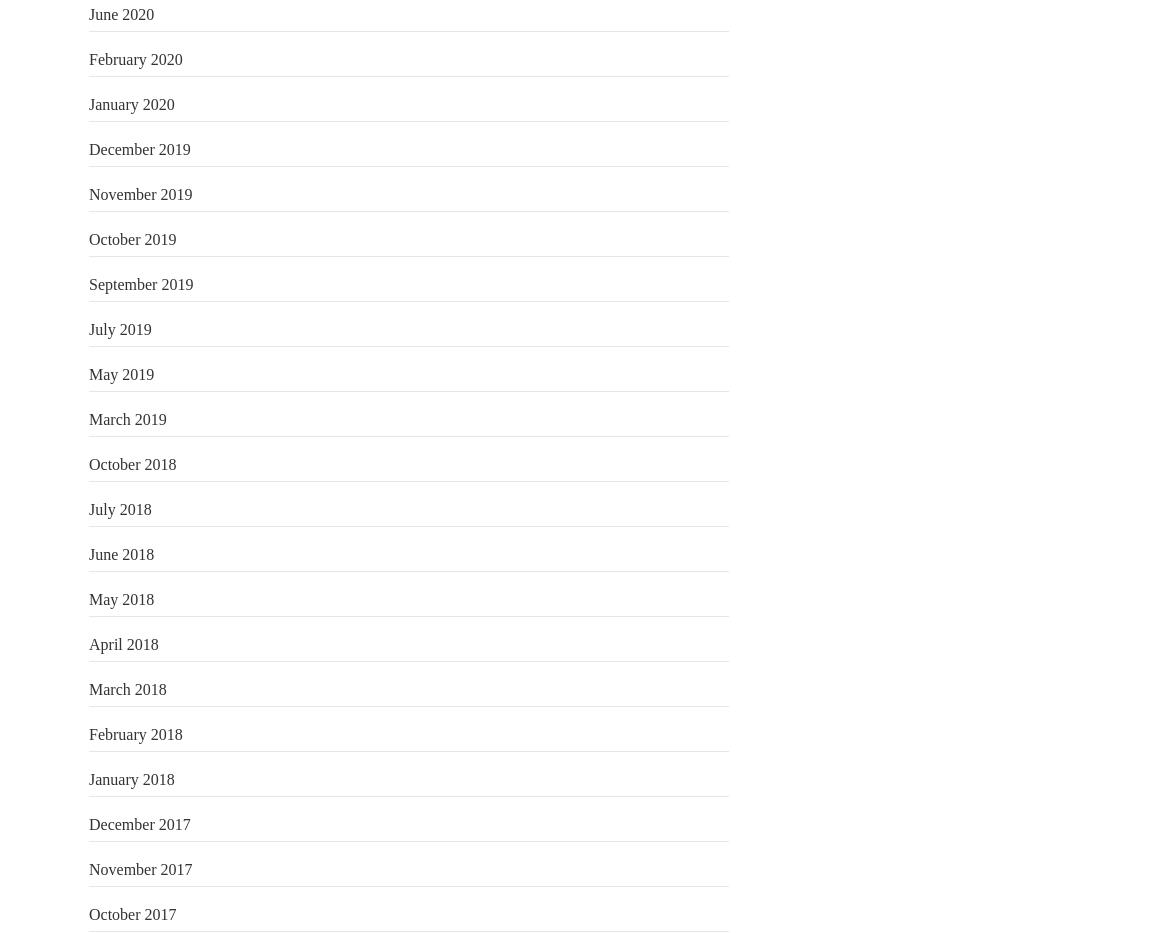 The height and width of the screenshot is (933, 1158). Describe the element at coordinates (134, 732) in the screenshot. I see `'February 2018'` at that location.